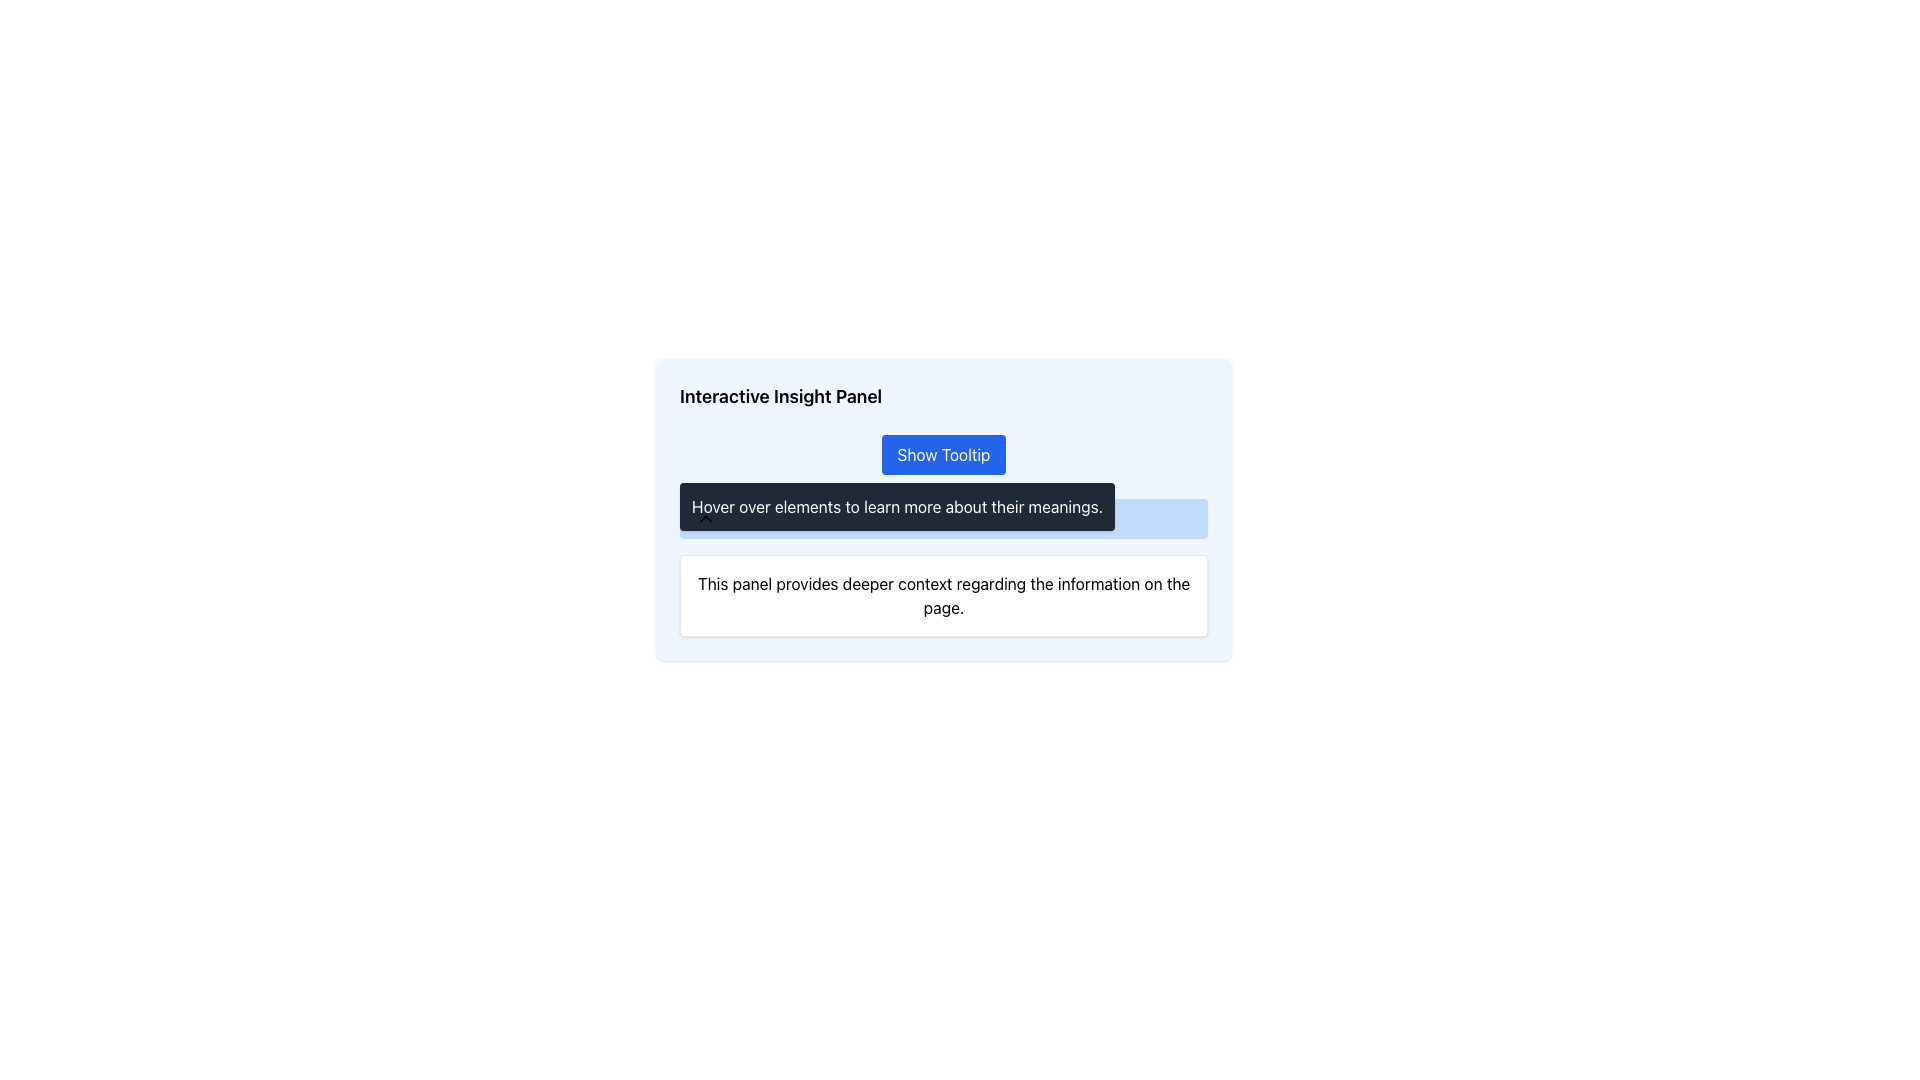  I want to click on the static text block that provides additional explanatory information, located at the bottom of the larger white panel, so click(943, 595).